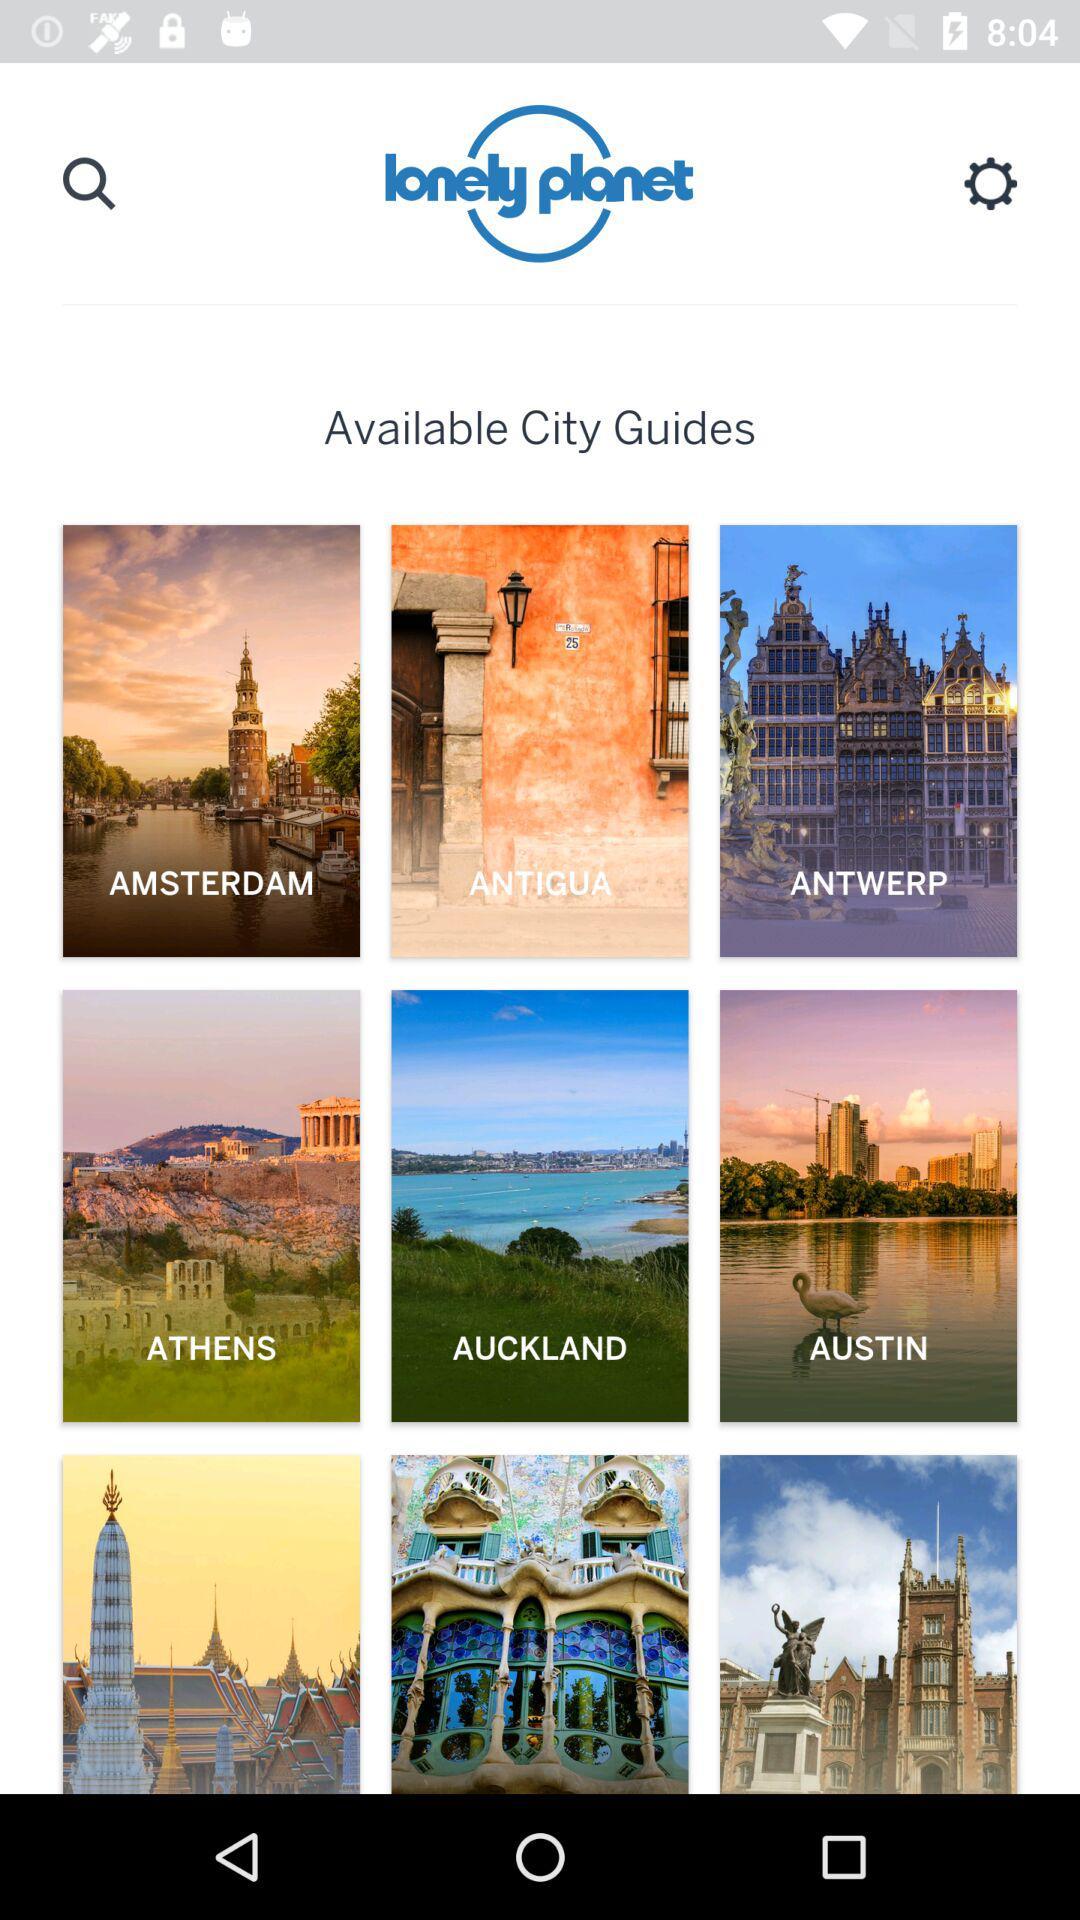 The image size is (1080, 1920). Describe the element at coordinates (88, 183) in the screenshot. I see `the search icon` at that location.